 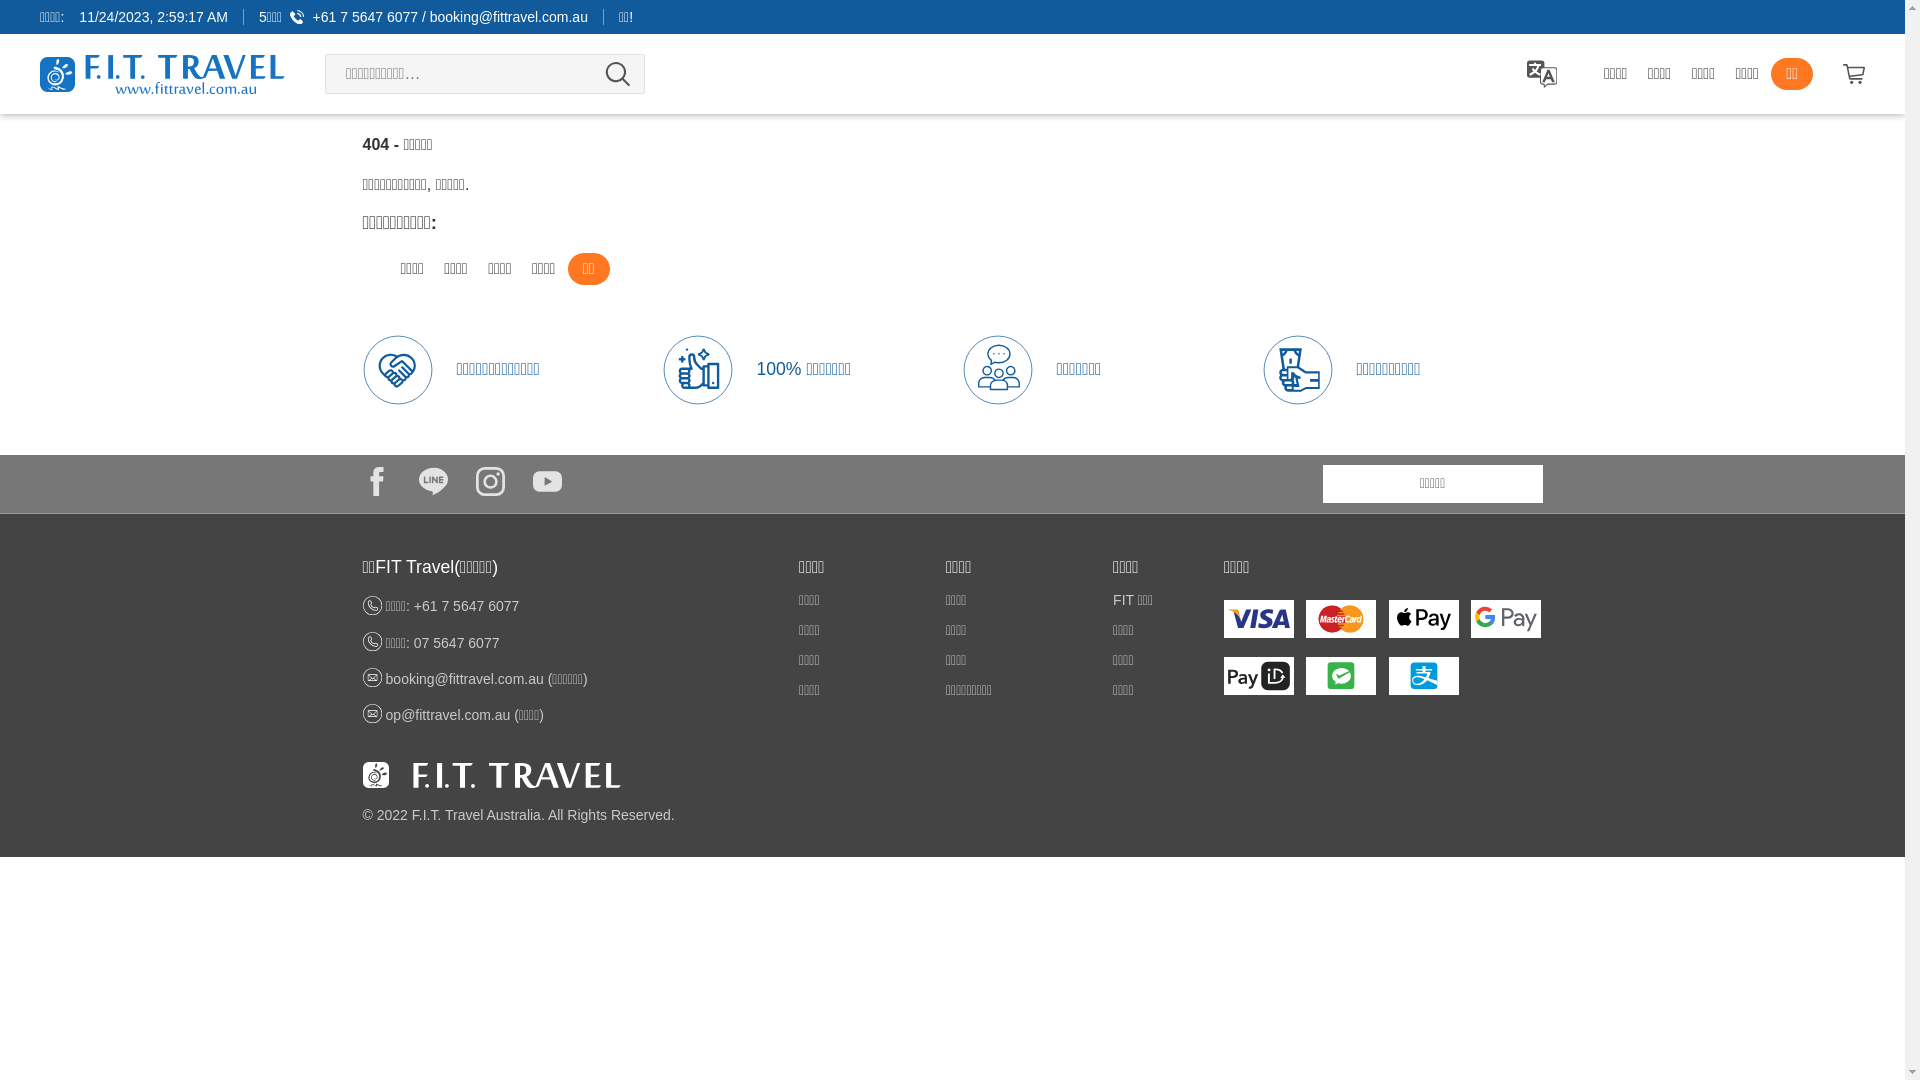 What do you see at coordinates (484, 72) in the screenshot?
I see `'Search for:'` at bounding box center [484, 72].